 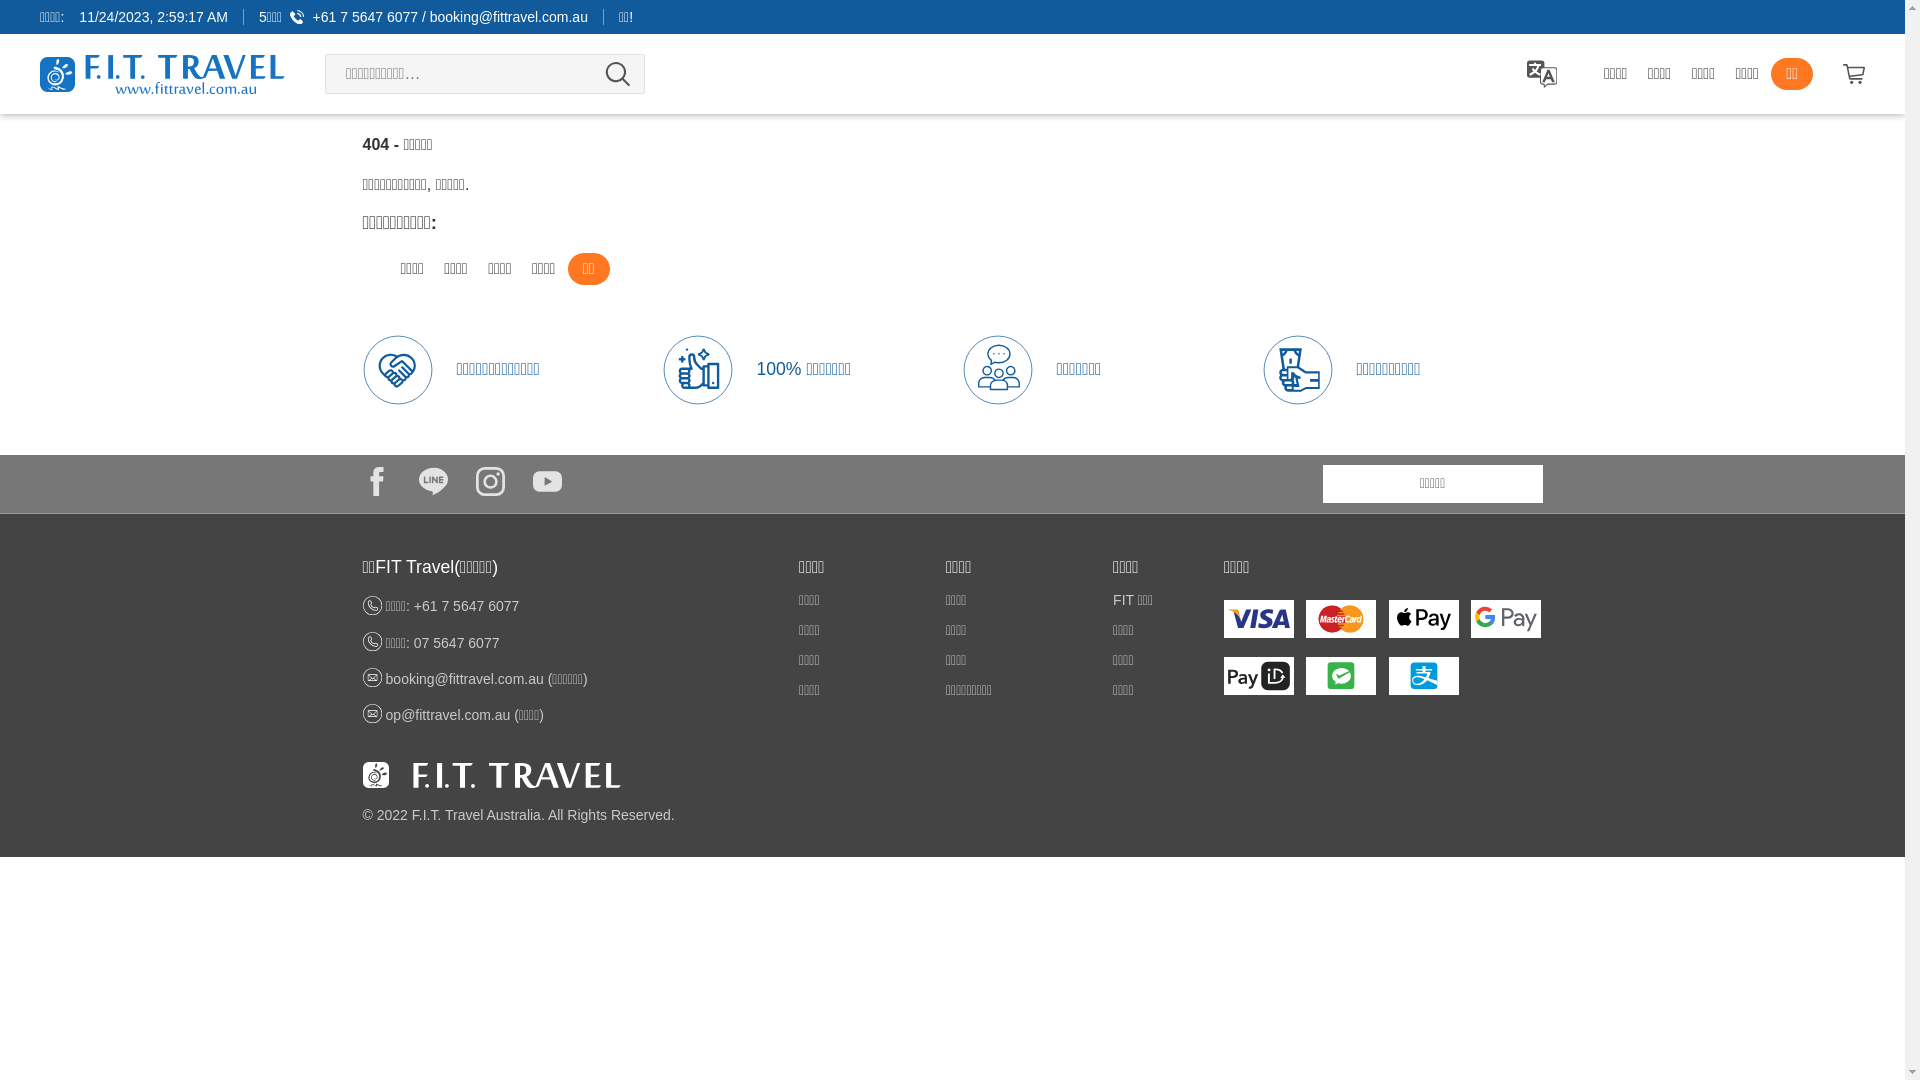 What do you see at coordinates (484, 72) in the screenshot?
I see `'Search for:'` at bounding box center [484, 72].